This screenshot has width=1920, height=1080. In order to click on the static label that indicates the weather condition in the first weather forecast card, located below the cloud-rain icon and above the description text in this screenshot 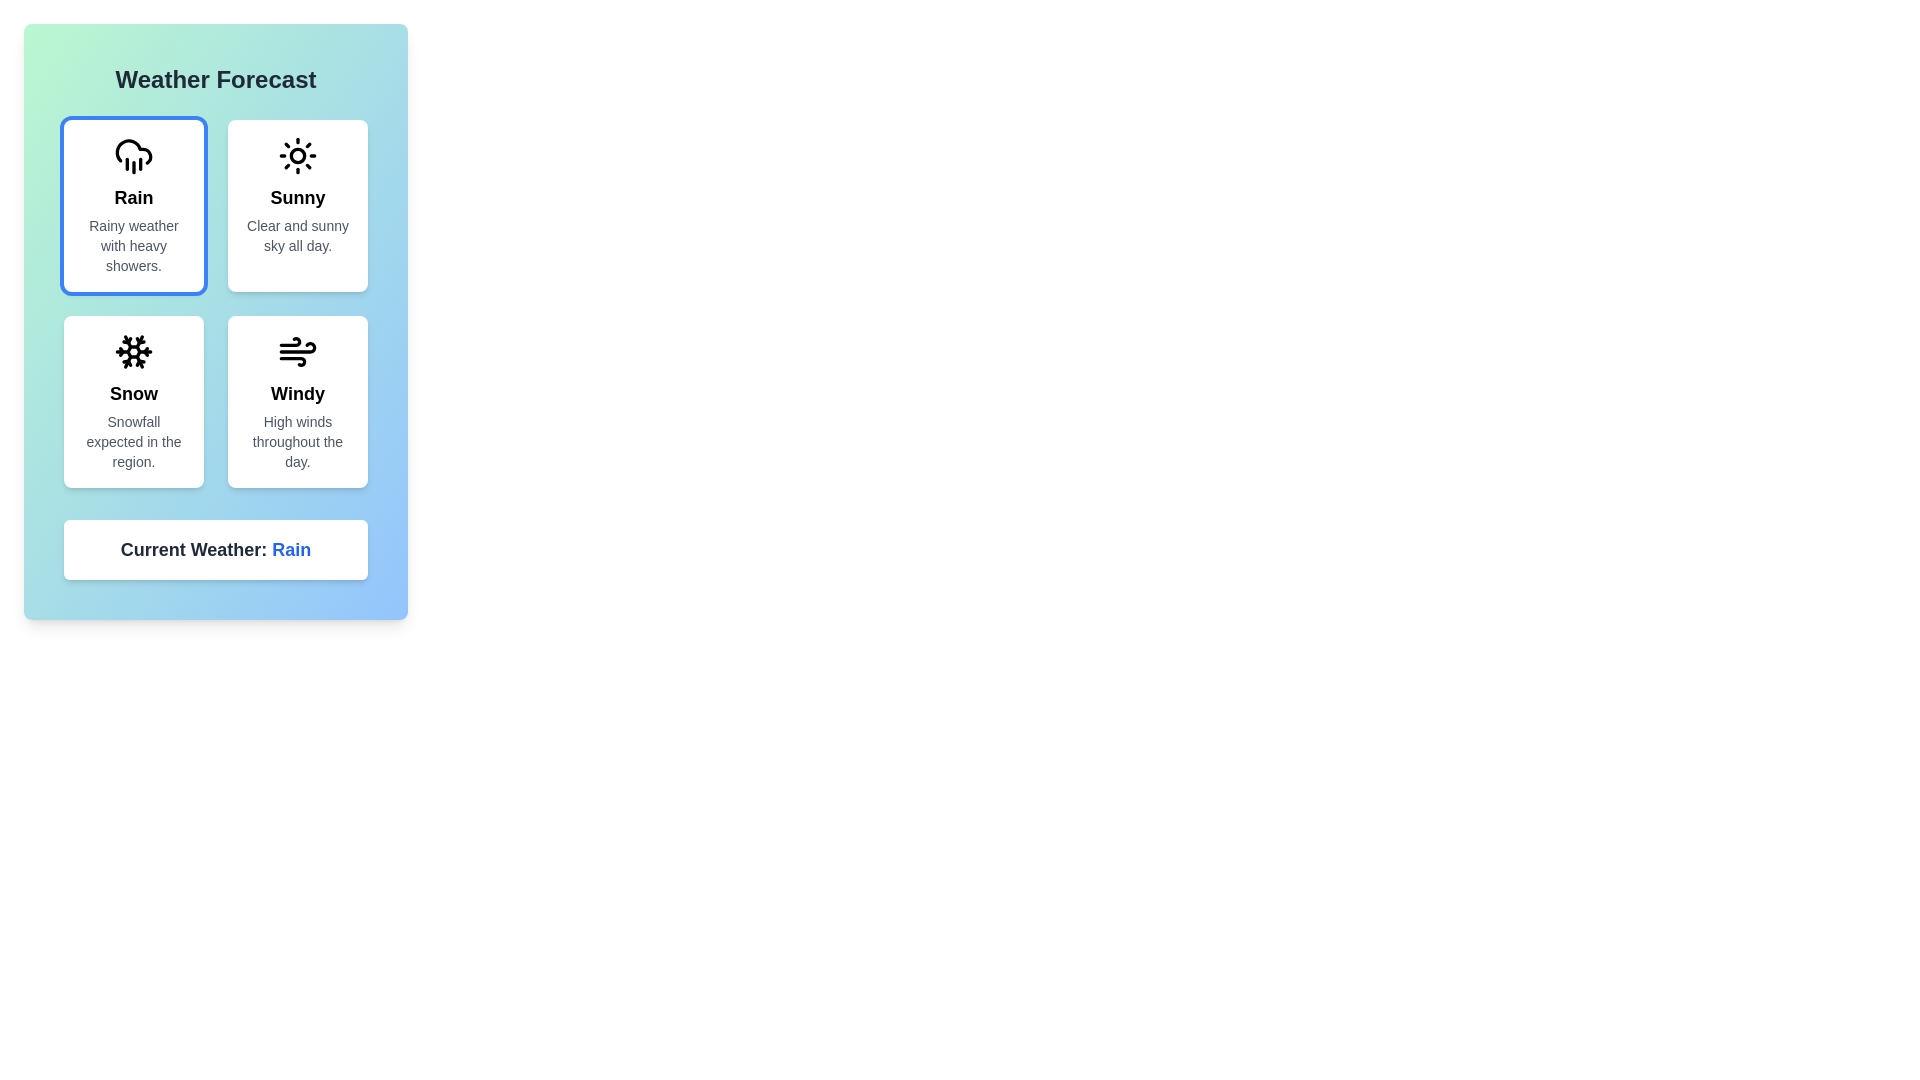, I will do `click(133, 197)`.